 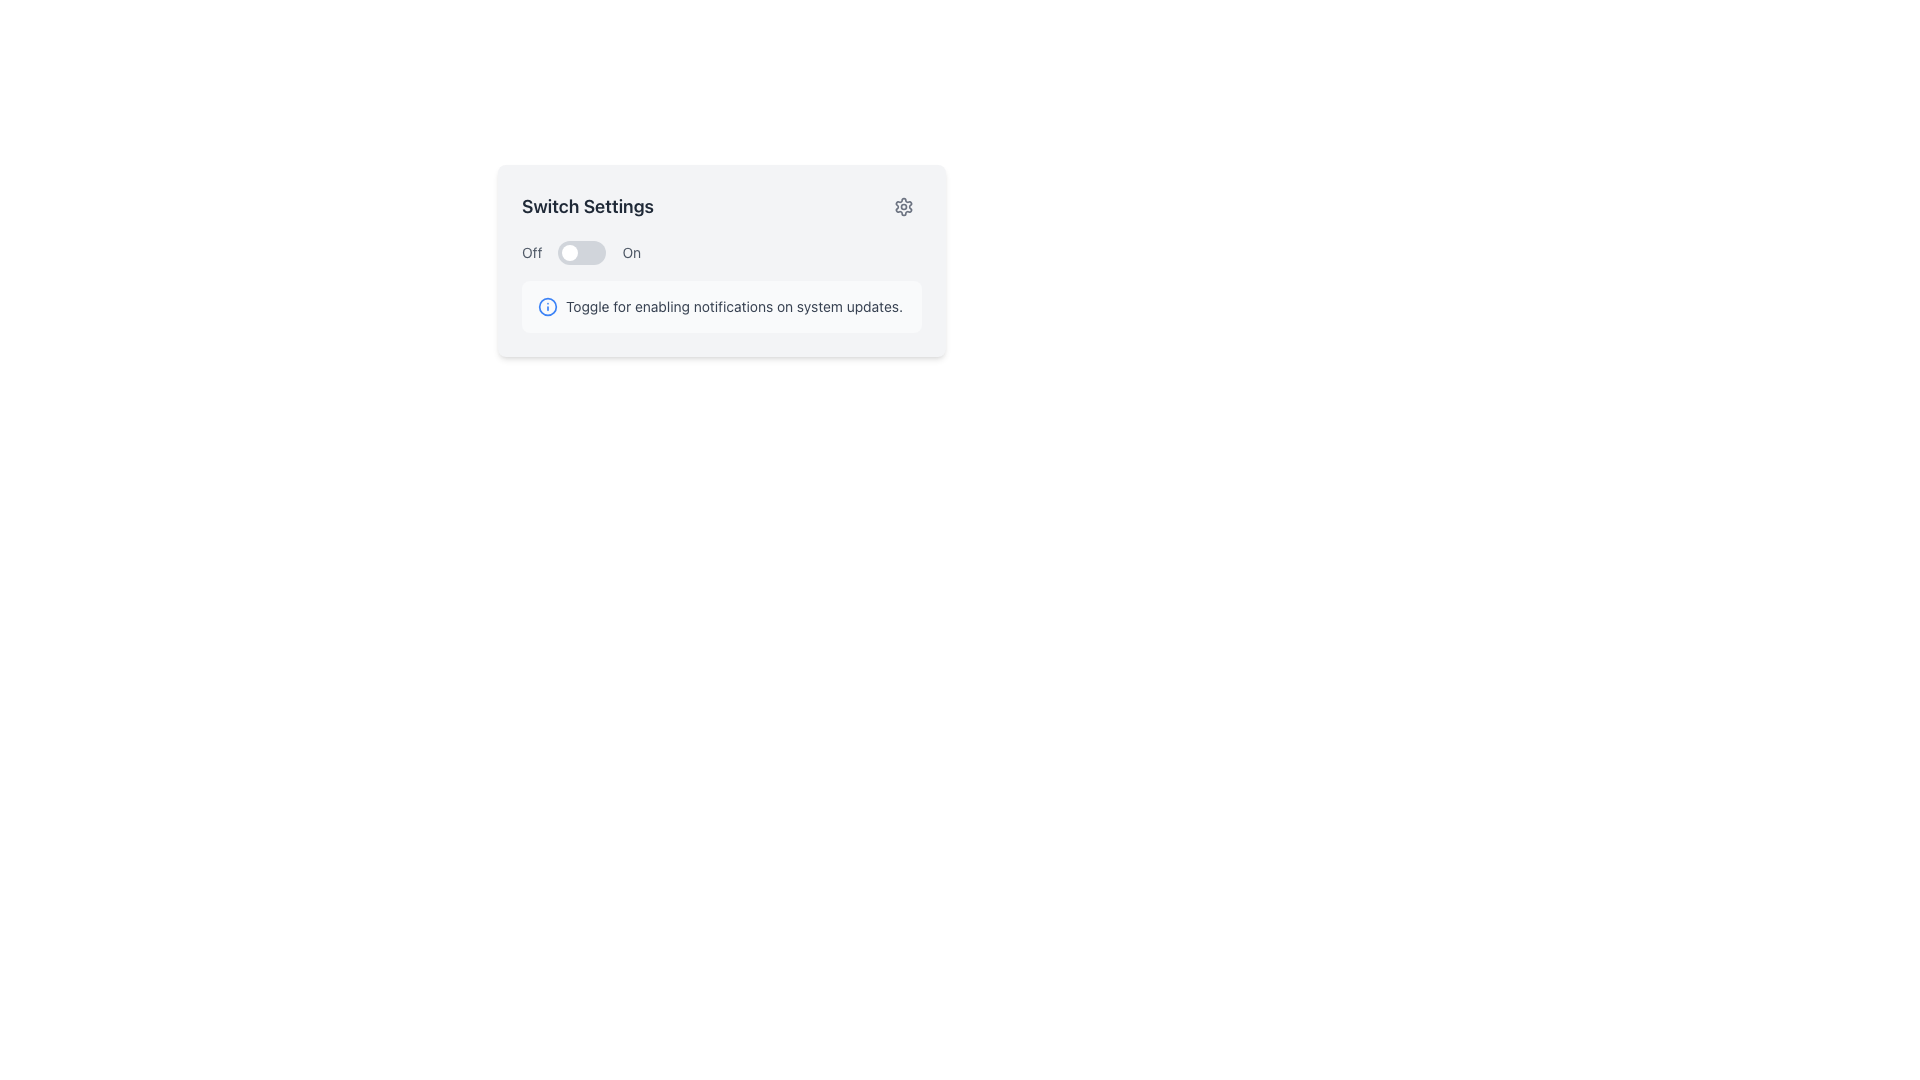 I want to click on the gear icon button located to the right of the 'Switch Settings' text, which opens the settings menu or configuration options, so click(x=902, y=207).